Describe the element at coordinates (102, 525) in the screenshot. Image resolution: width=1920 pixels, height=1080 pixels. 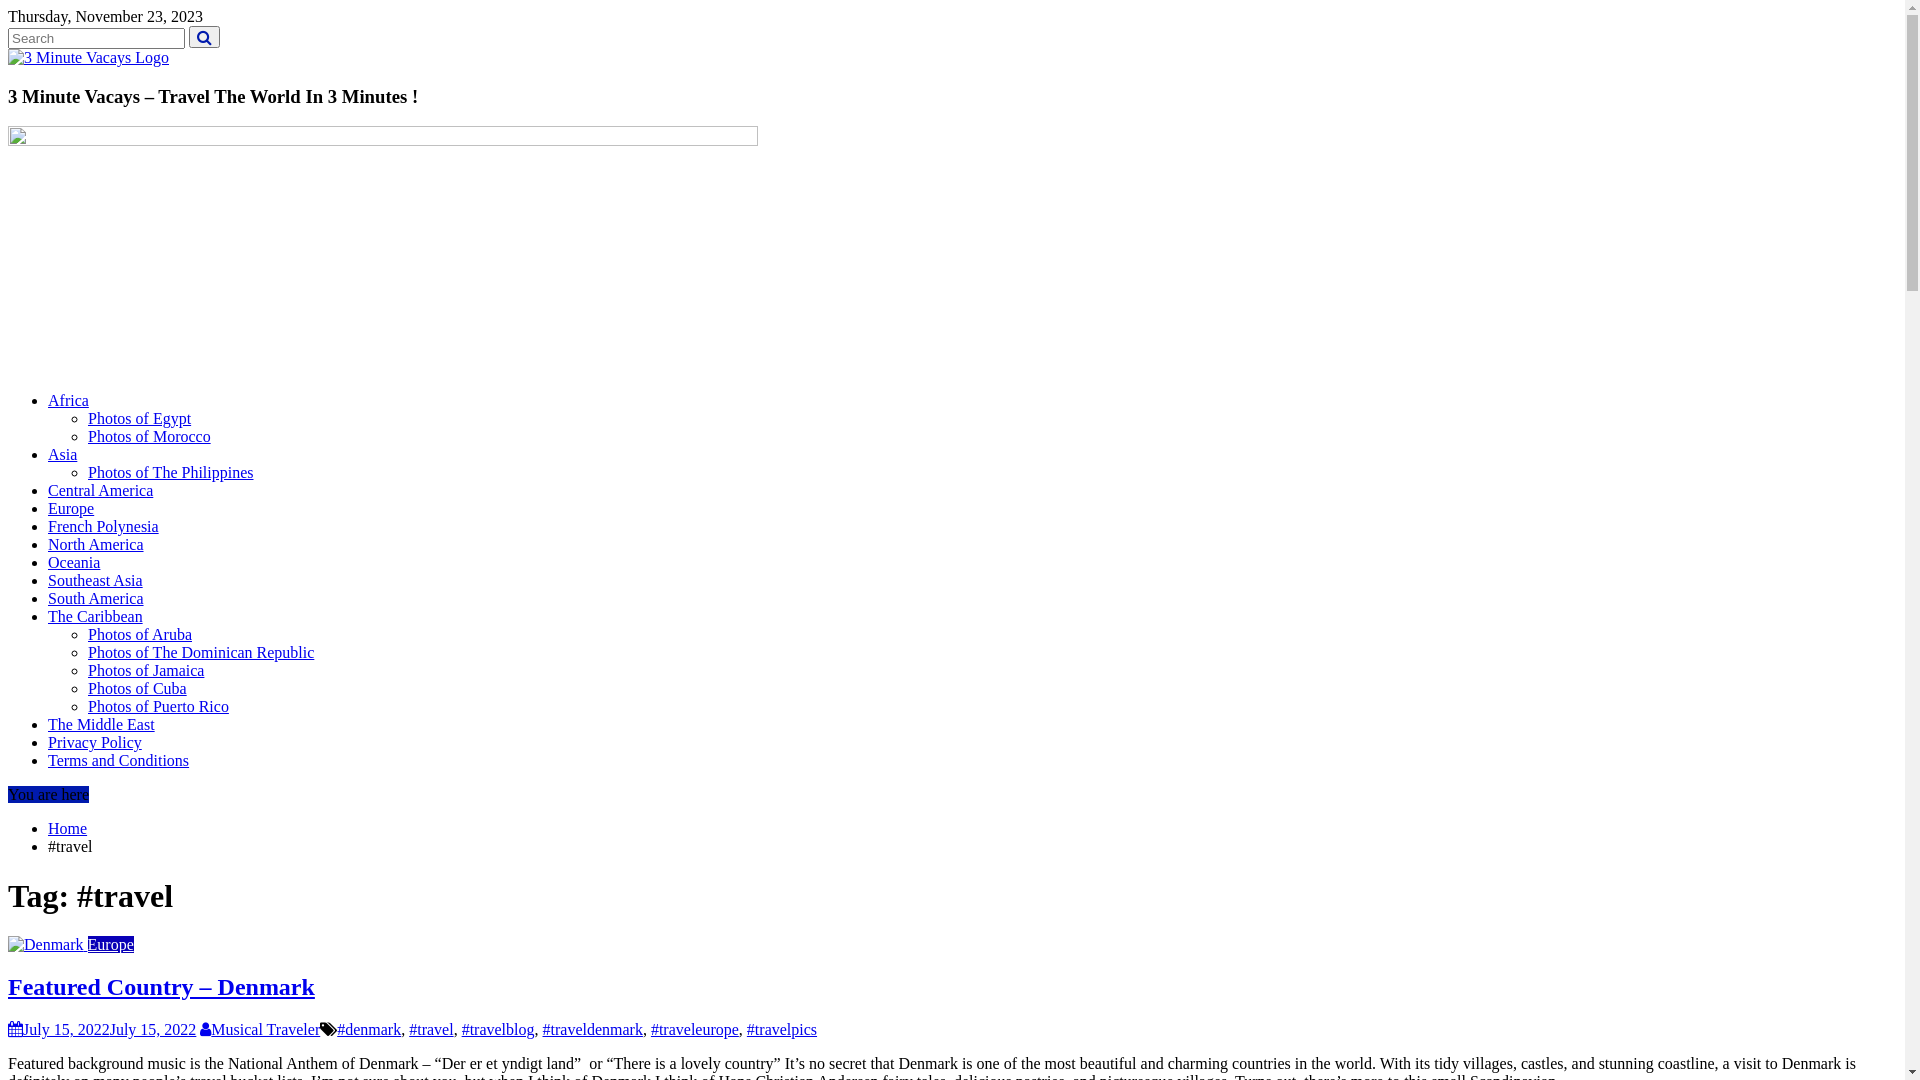
I see `'French Polynesia'` at that location.